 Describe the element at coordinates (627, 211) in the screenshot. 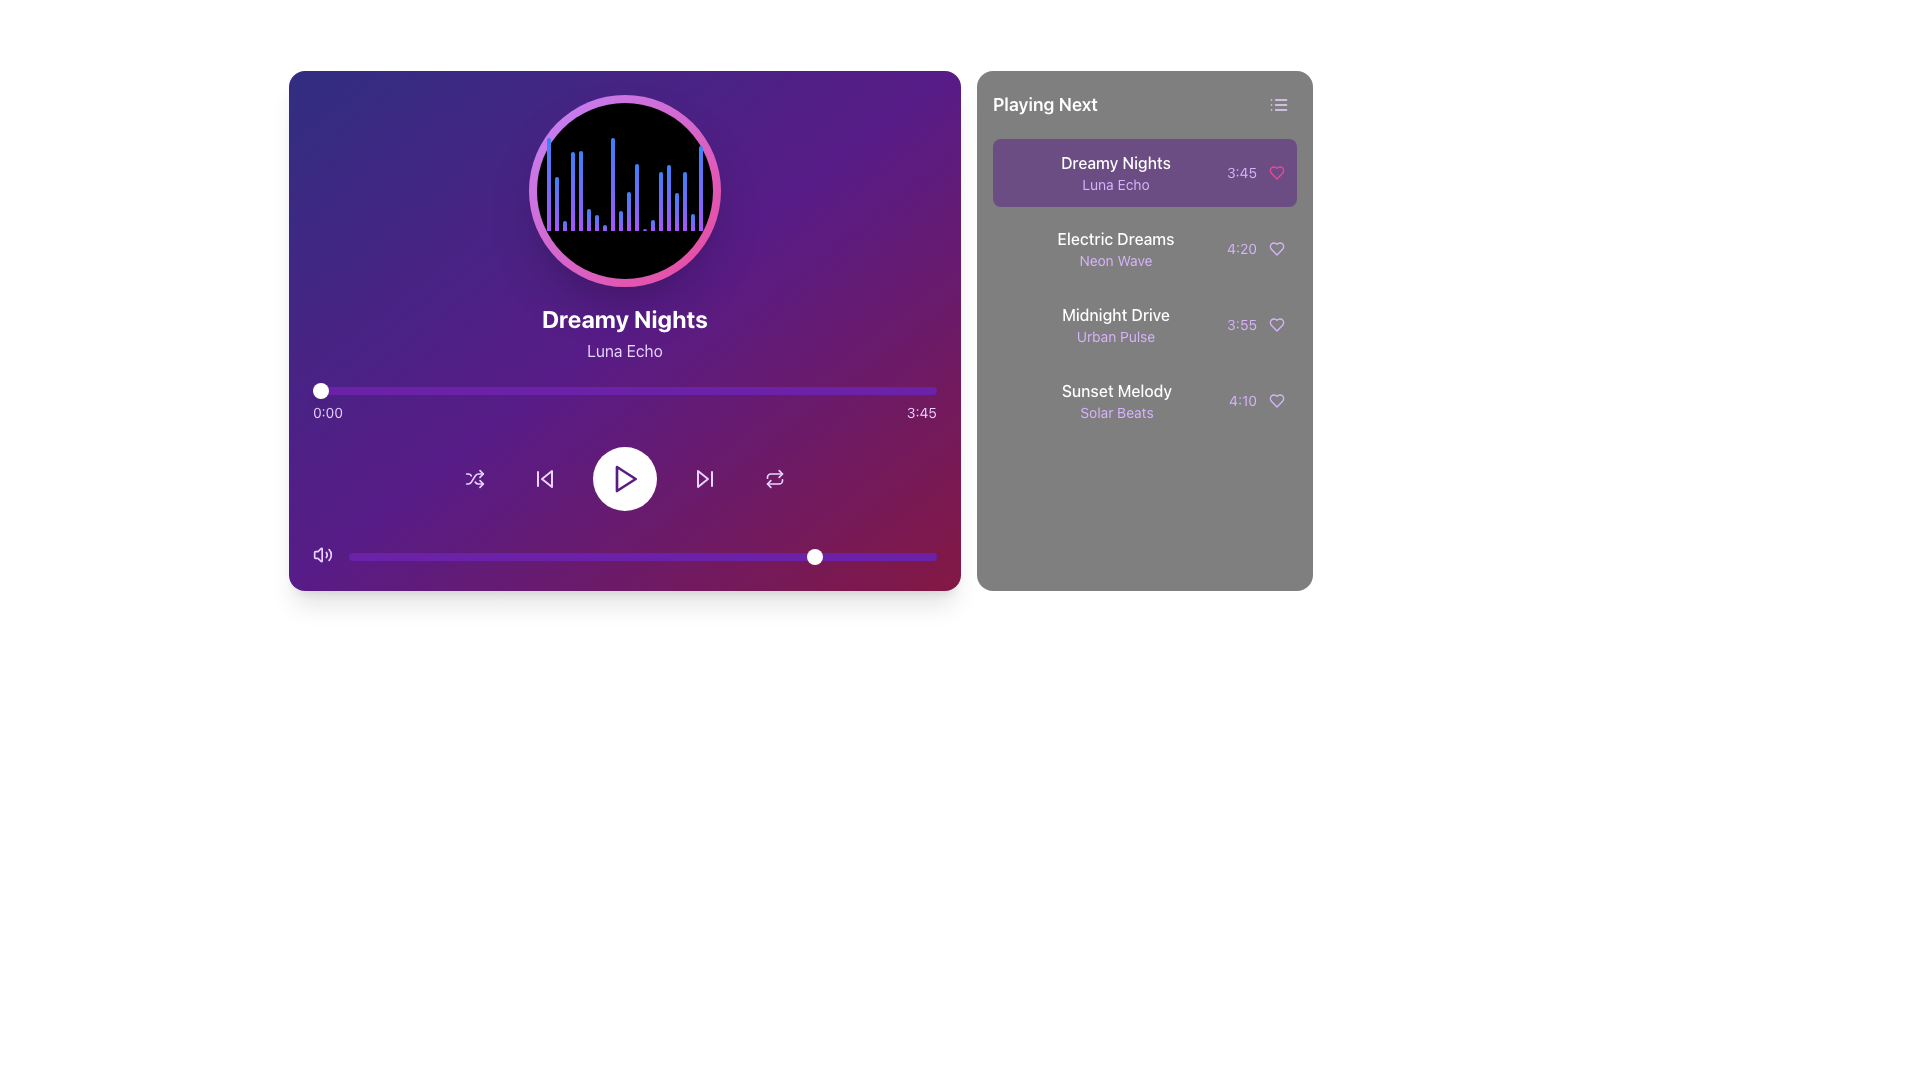

I see `the eleventh vertical bar in the audio visualizer display, which has a gradient from purple to blue and rounded edges at the top` at that location.